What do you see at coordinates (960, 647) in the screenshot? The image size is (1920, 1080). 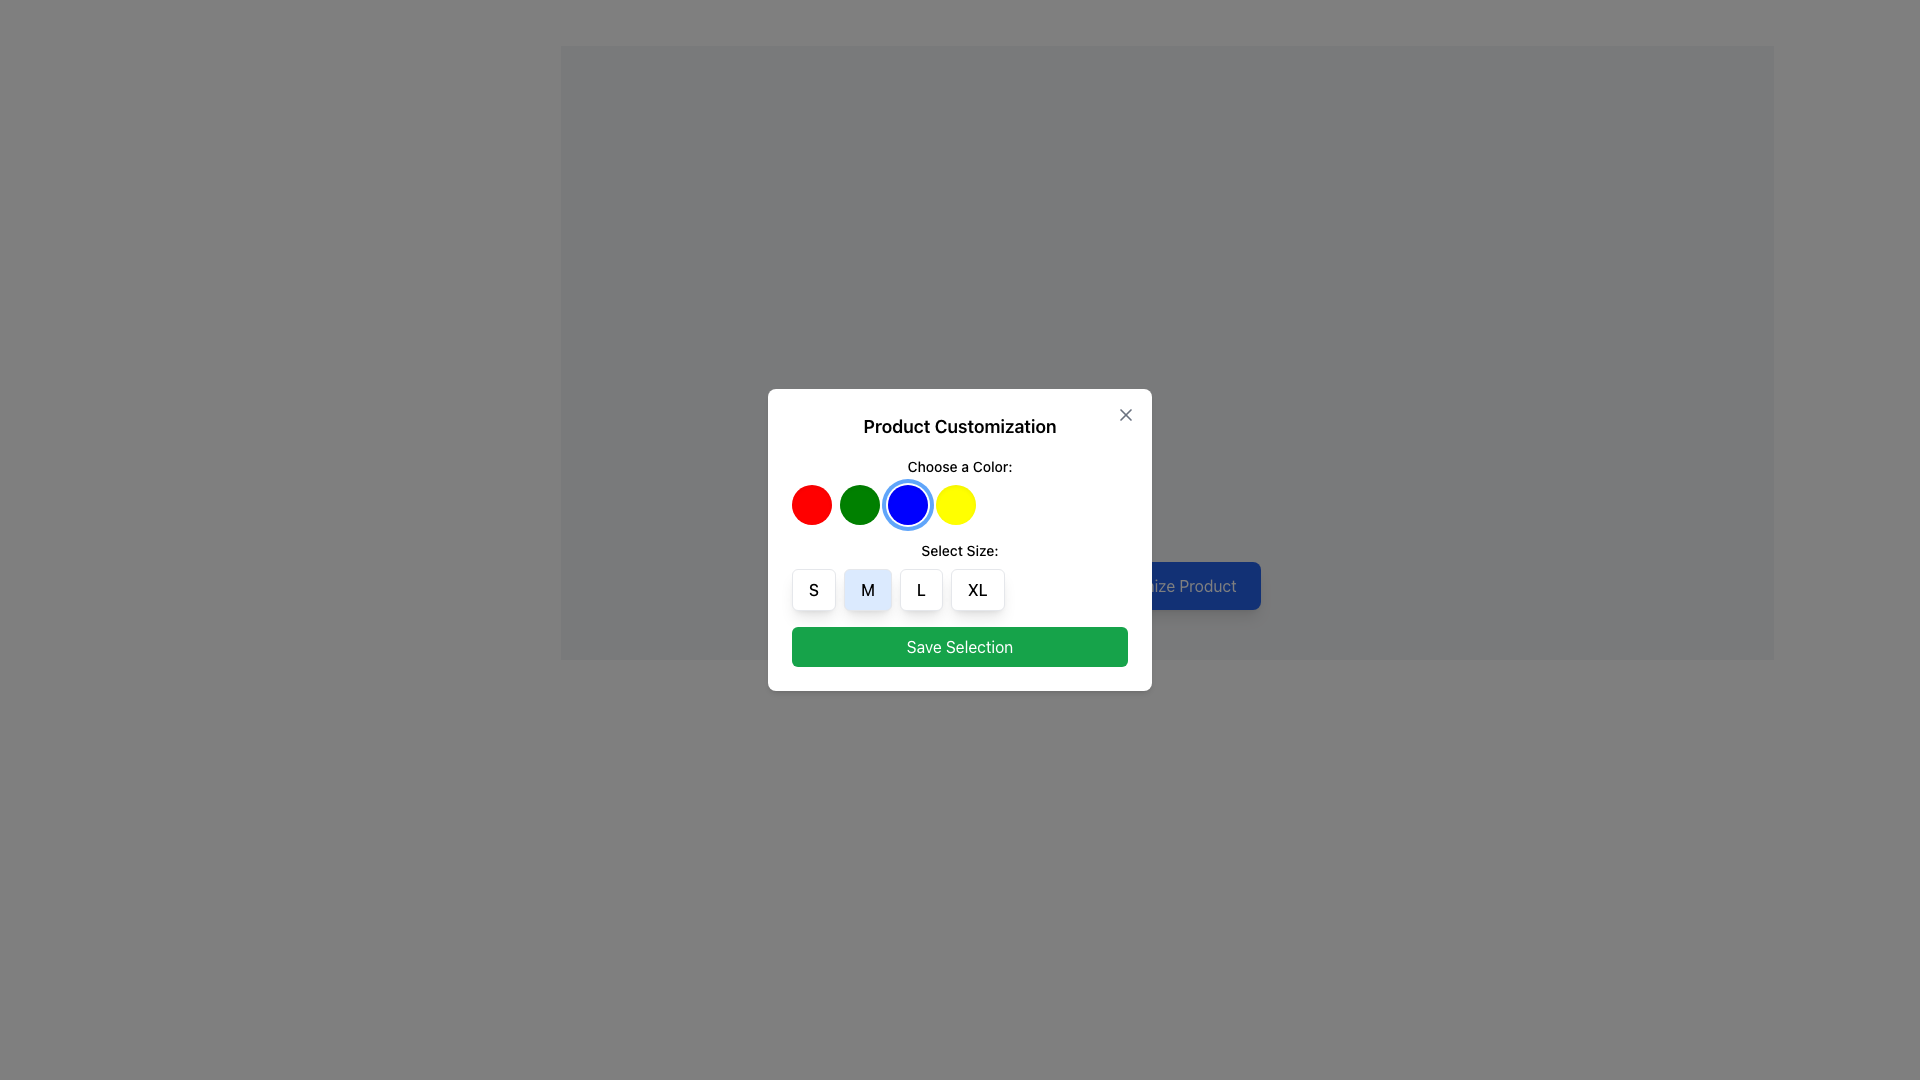 I see `the save button located at the bottom of the product customization modal to confirm and apply the user's selected color and size` at bounding box center [960, 647].